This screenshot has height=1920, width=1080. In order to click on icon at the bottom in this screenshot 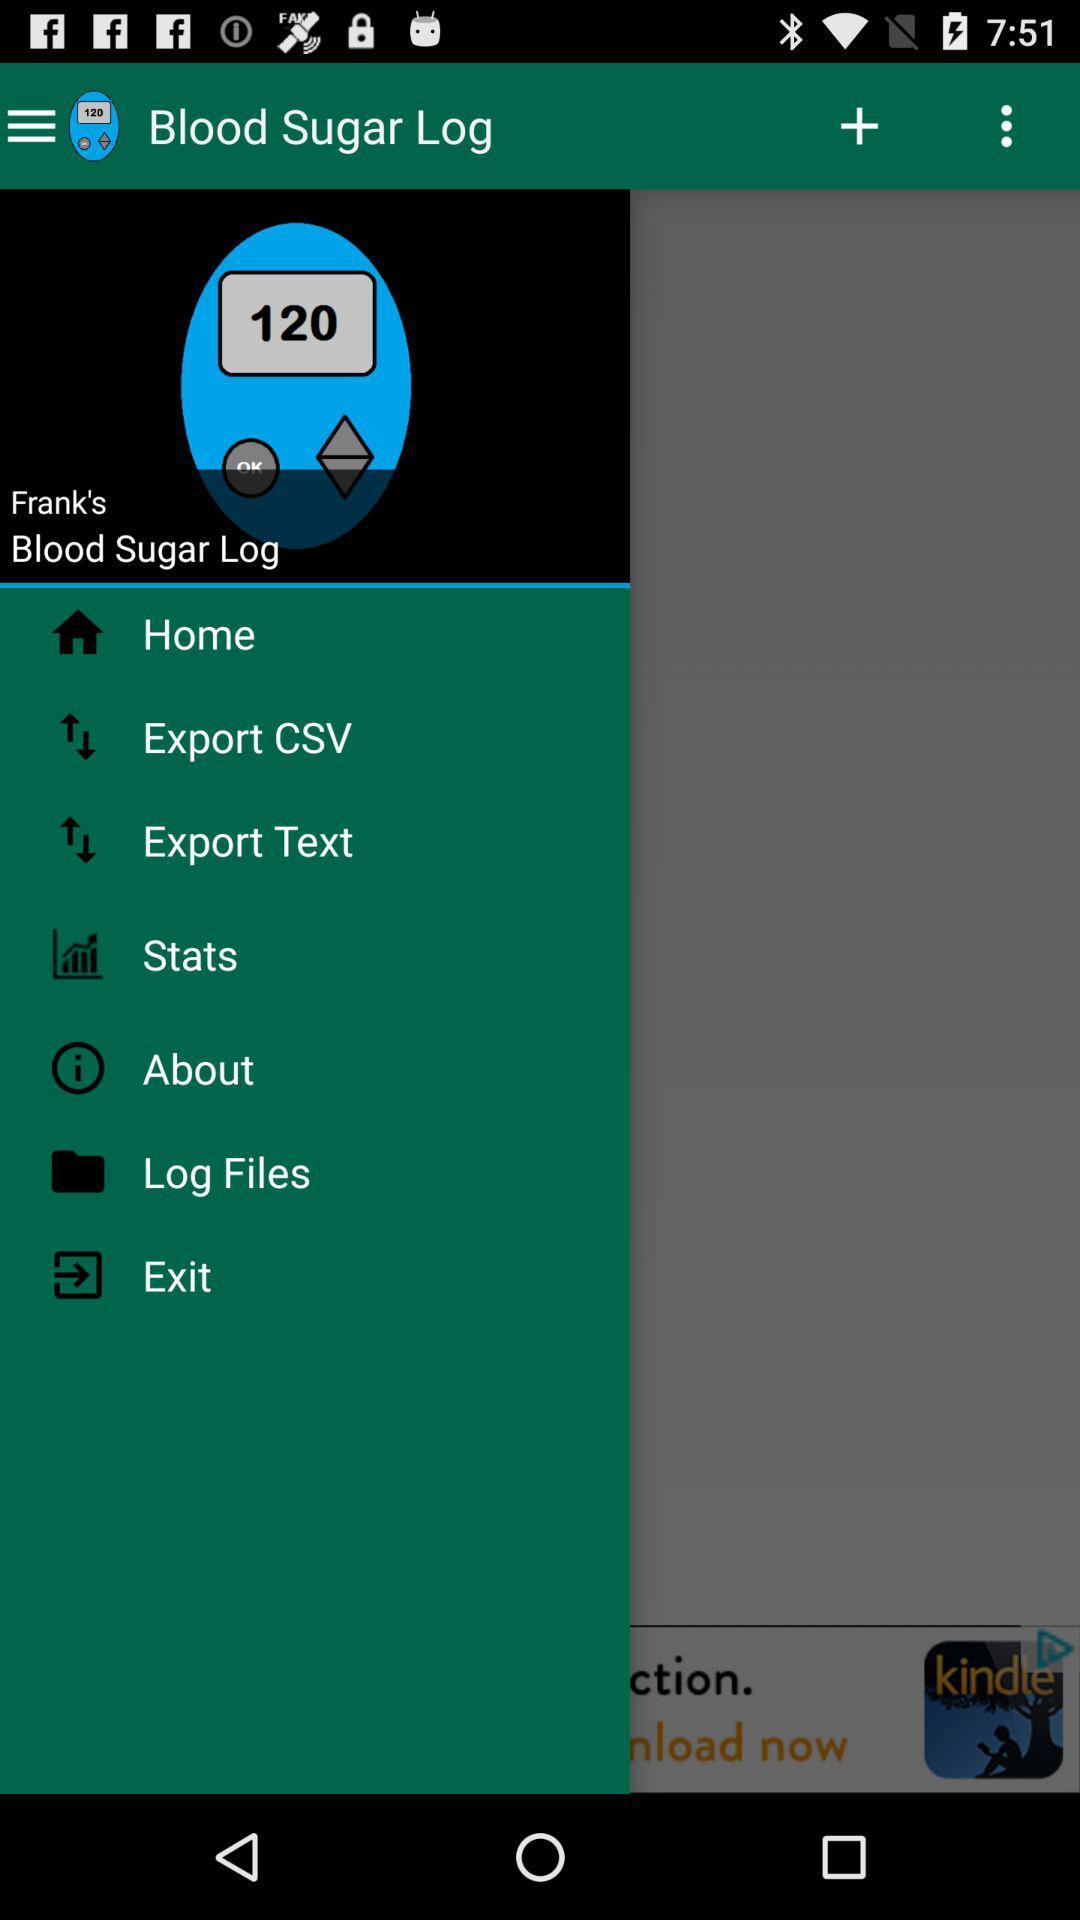, I will do `click(540, 1708)`.